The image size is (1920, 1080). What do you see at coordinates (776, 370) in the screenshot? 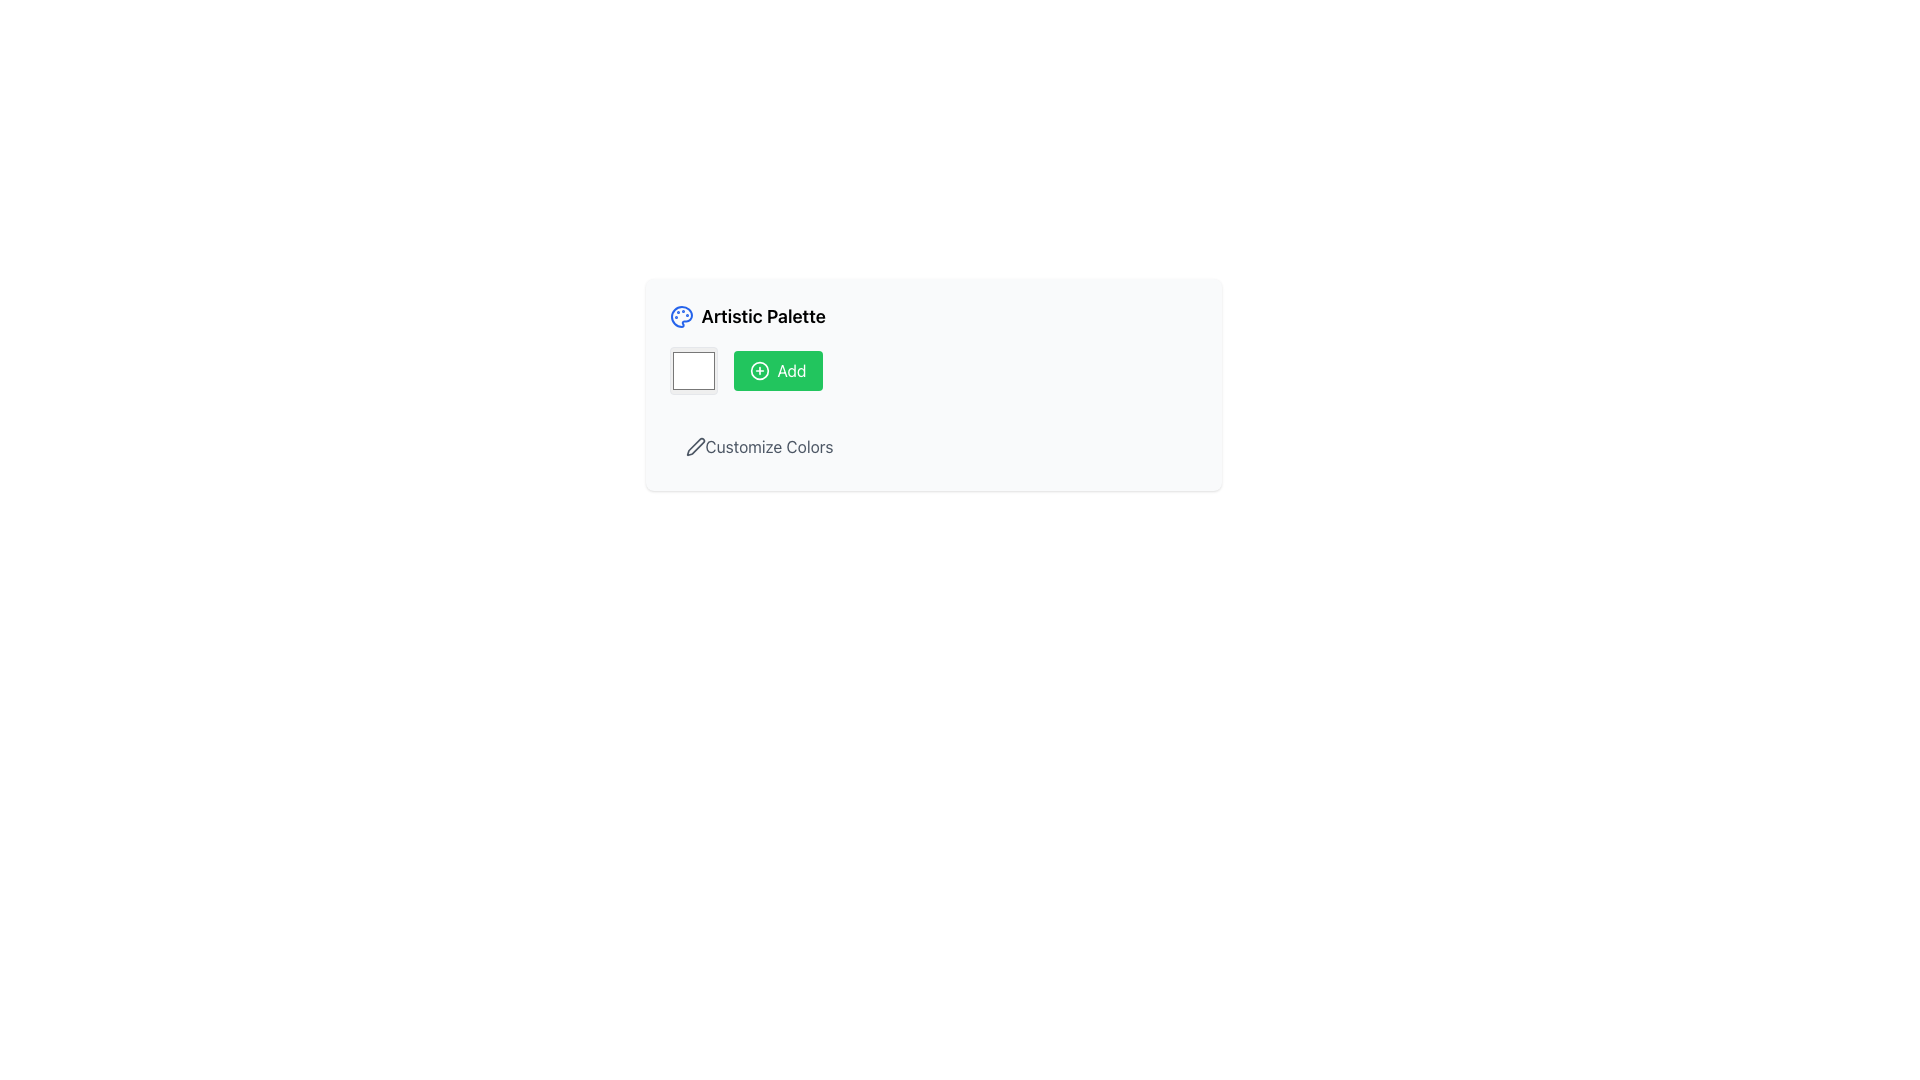
I see `the green 'Add' button with a plus icon` at bounding box center [776, 370].